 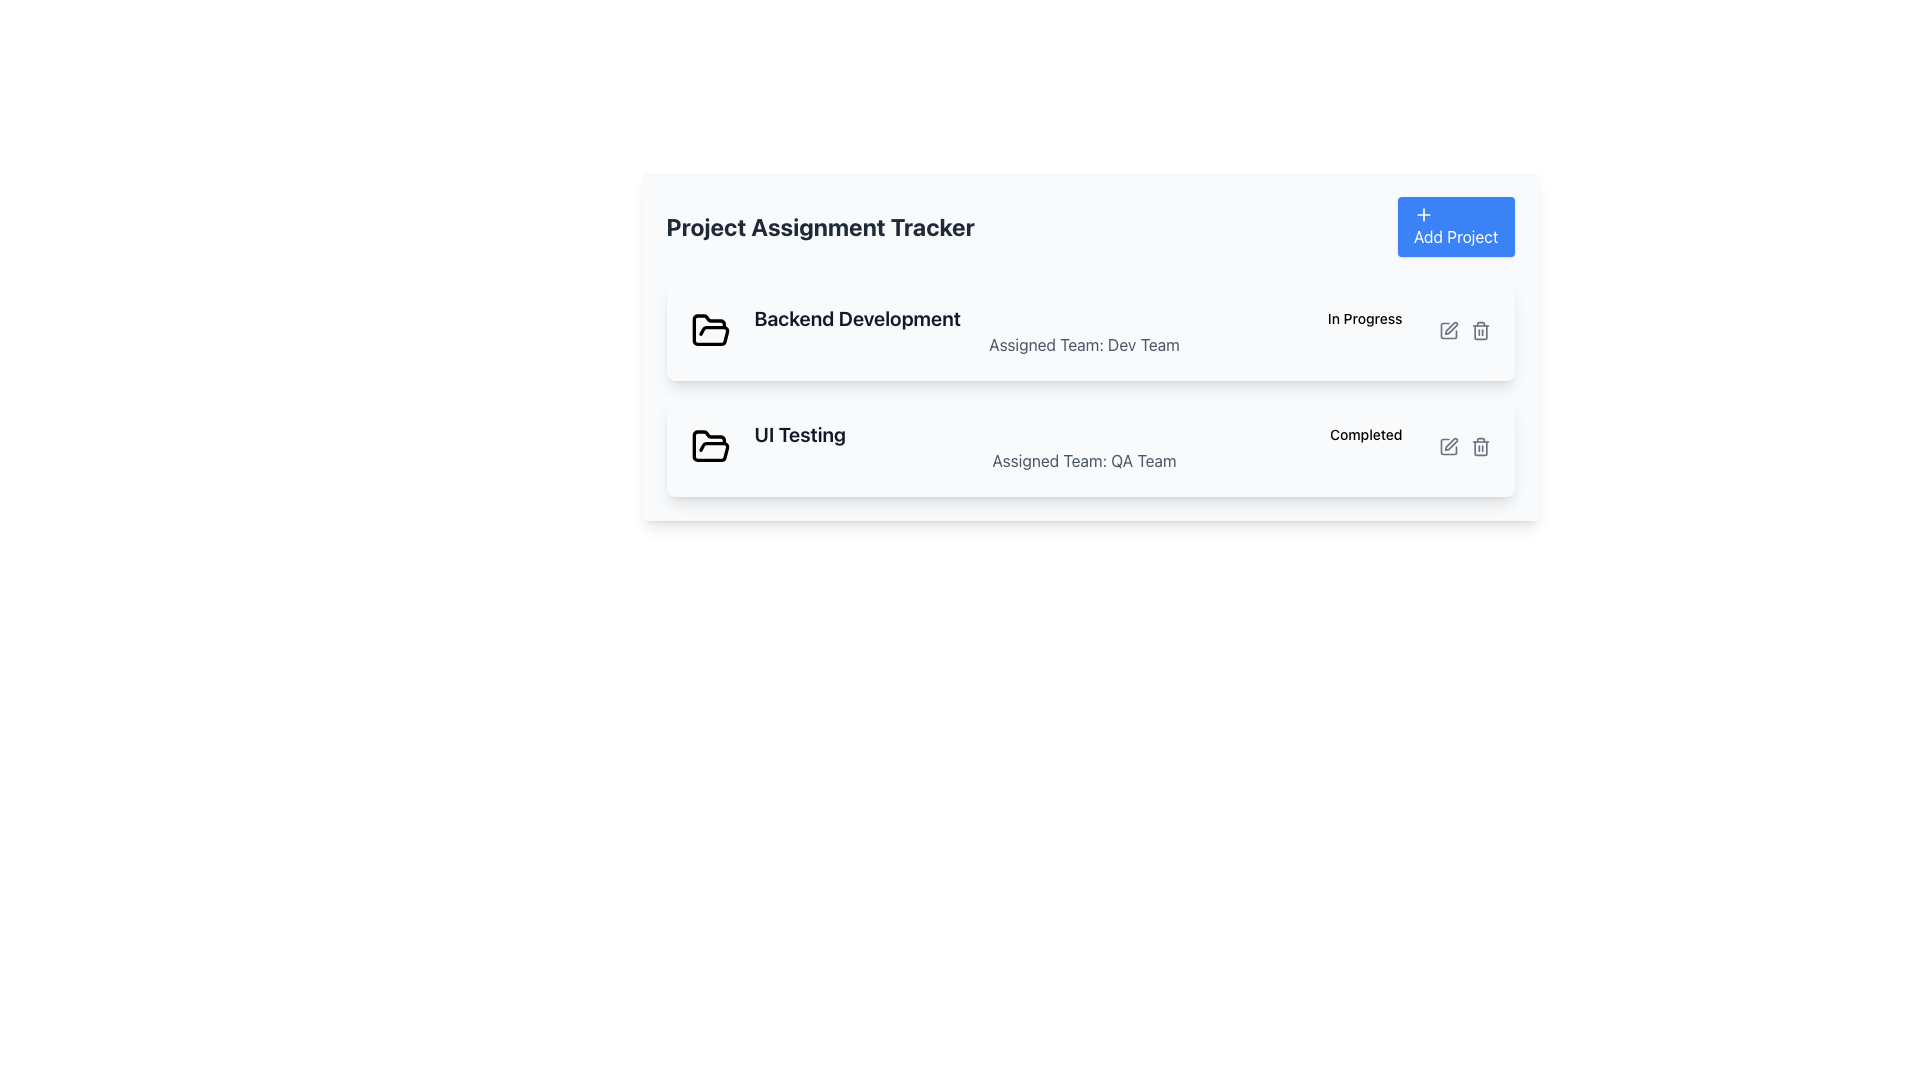 What do you see at coordinates (1089, 330) in the screenshot?
I see `information displayed on the card titled 'Backend Development' which shows the tag 'In Progress' and description 'Assigned Team: Dev Team'` at bounding box center [1089, 330].